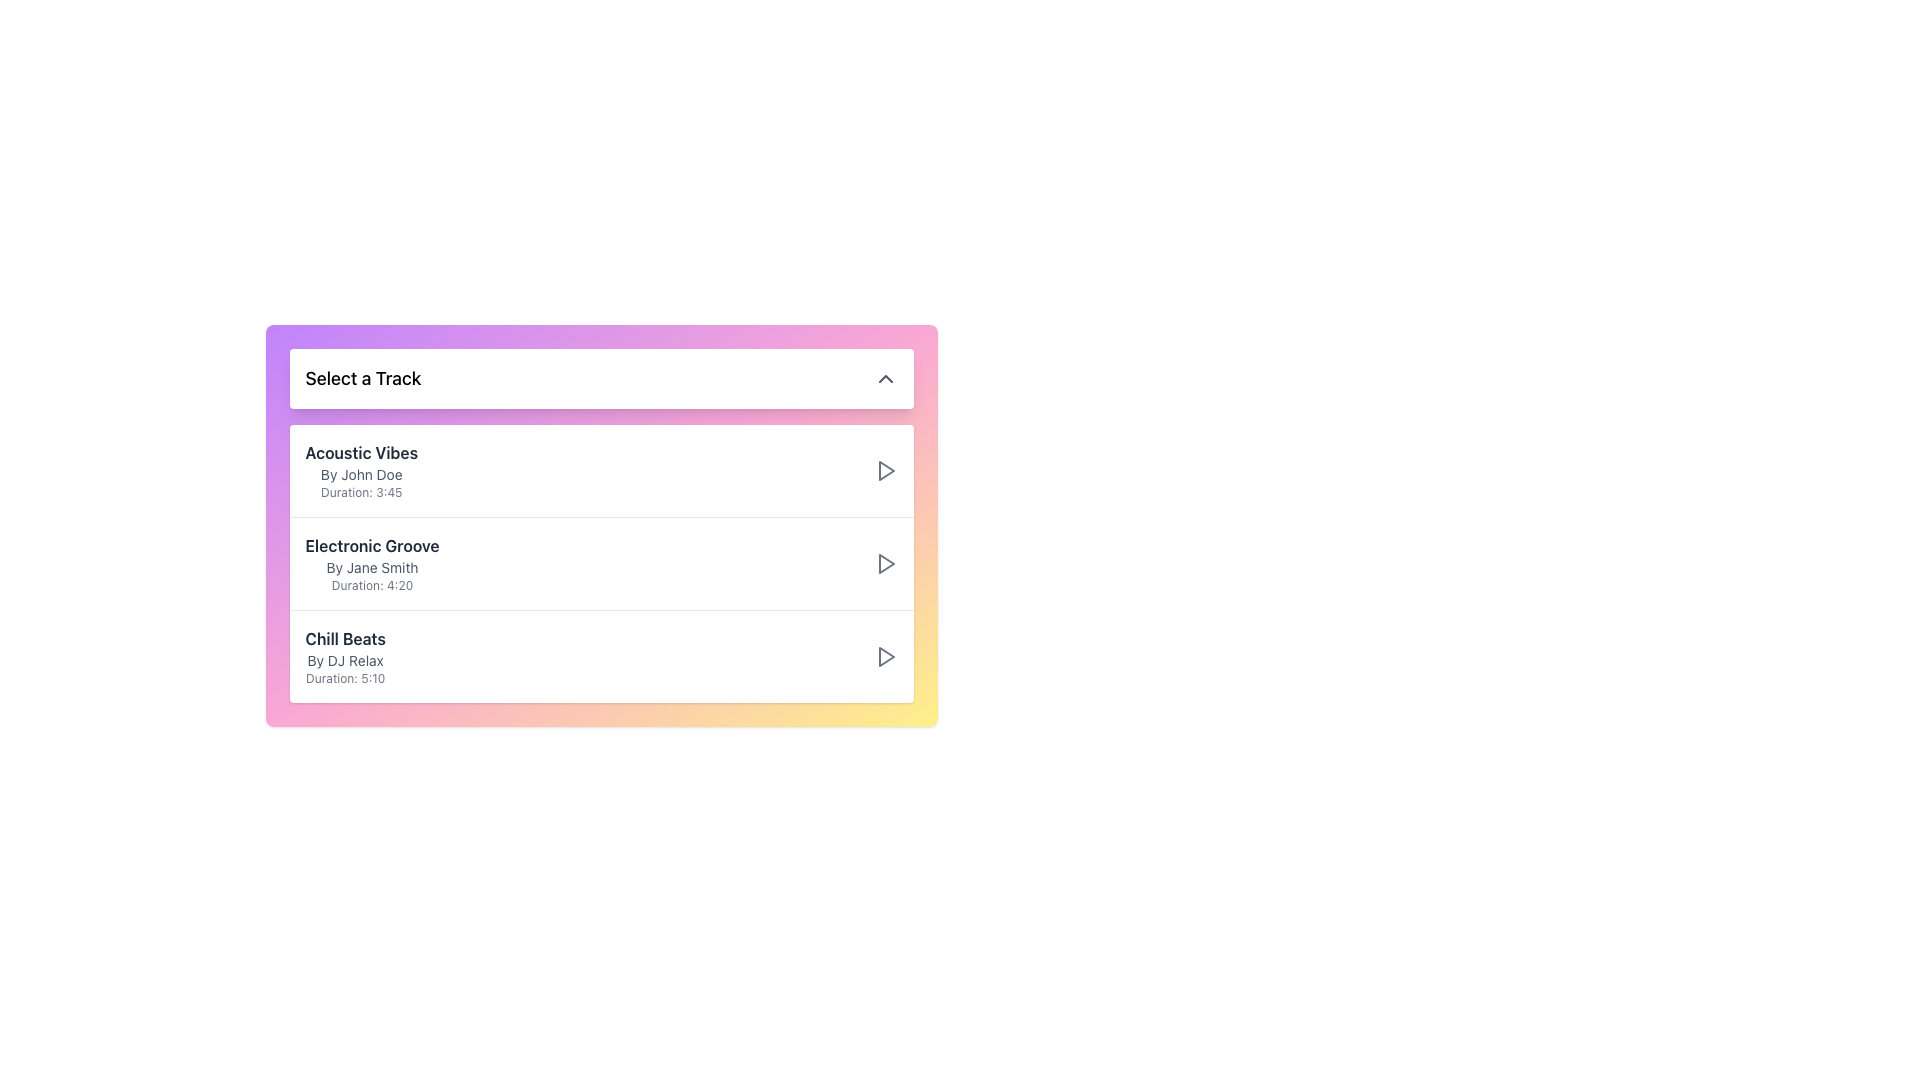 Image resolution: width=1920 pixels, height=1080 pixels. What do you see at coordinates (885, 656) in the screenshot?
I see `the small triangular 'Play' icon to the right of the text 'Chill Beats' in the third row of the vertical list` at bounding box center [885, 656].